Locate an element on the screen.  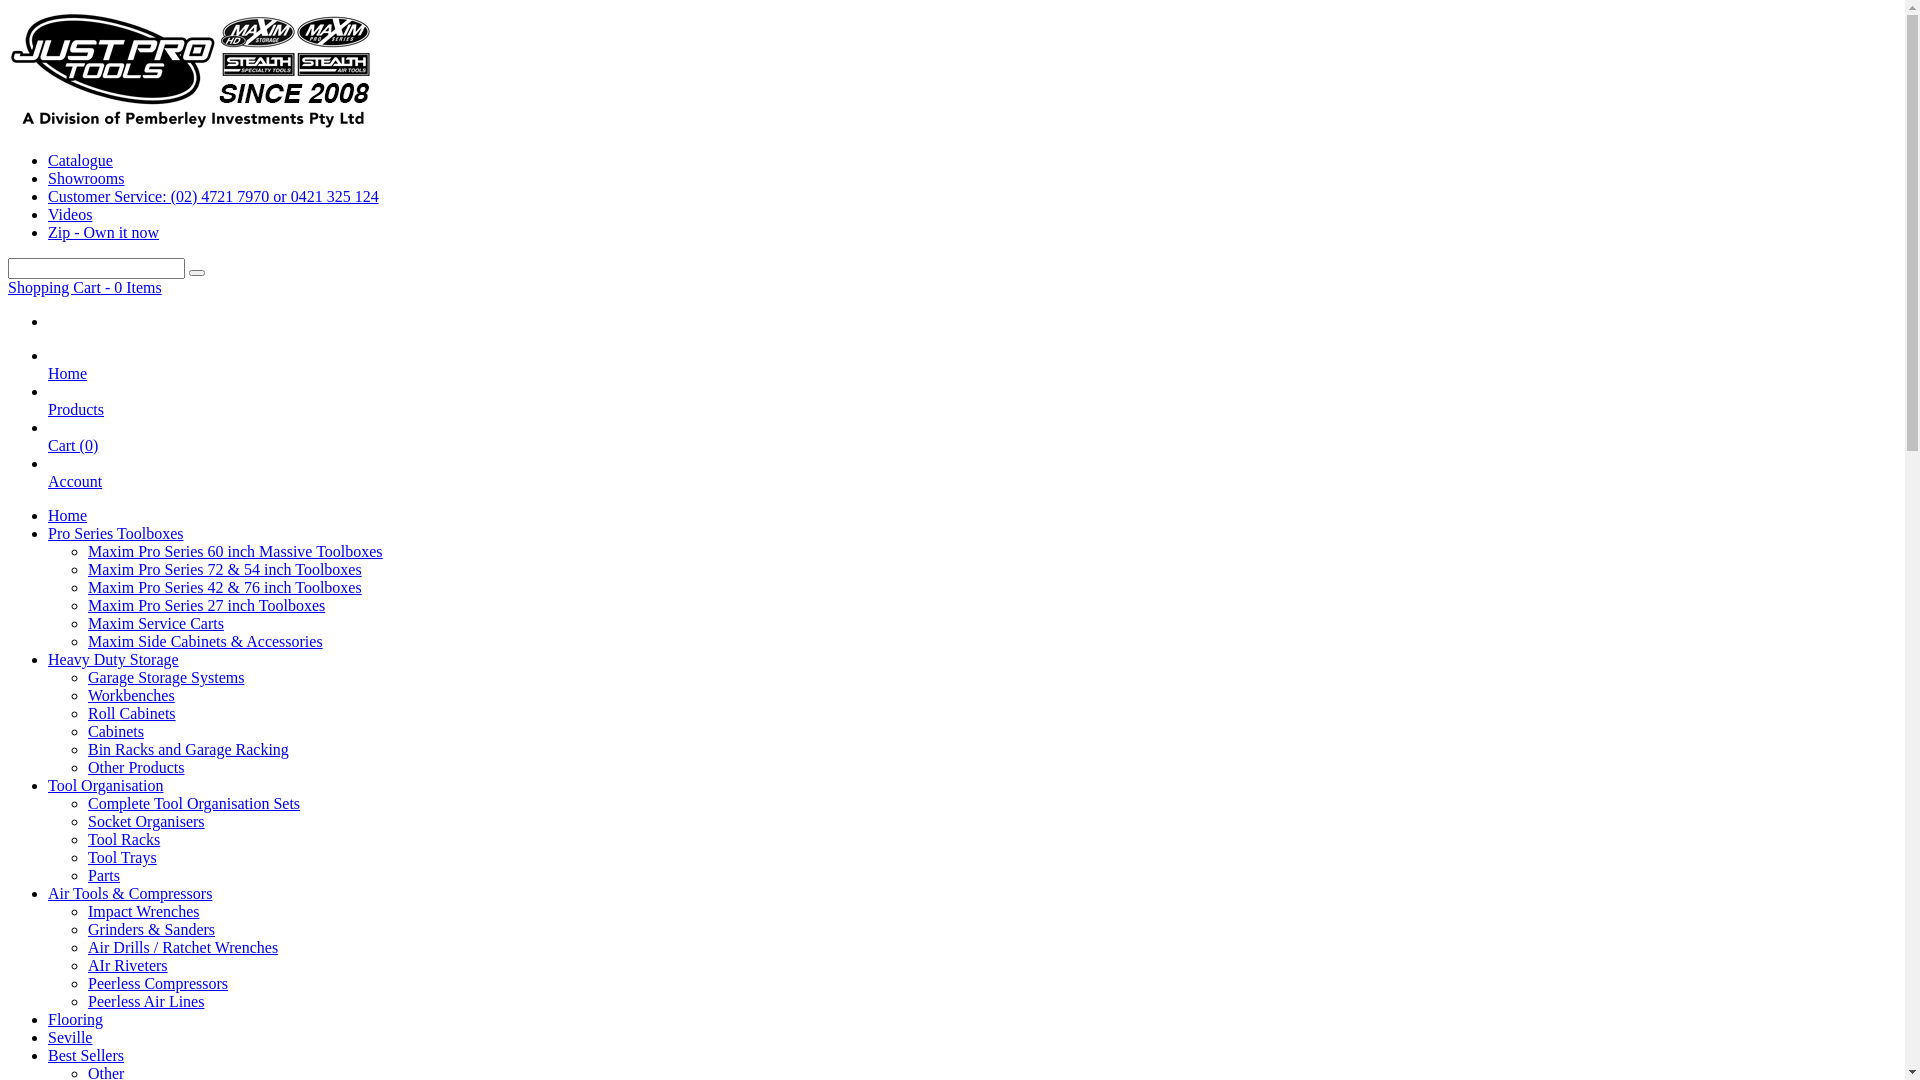
'Maxim Pro Series 72 & 54 inch Toolboxes' is located at coordinates (225, 569).